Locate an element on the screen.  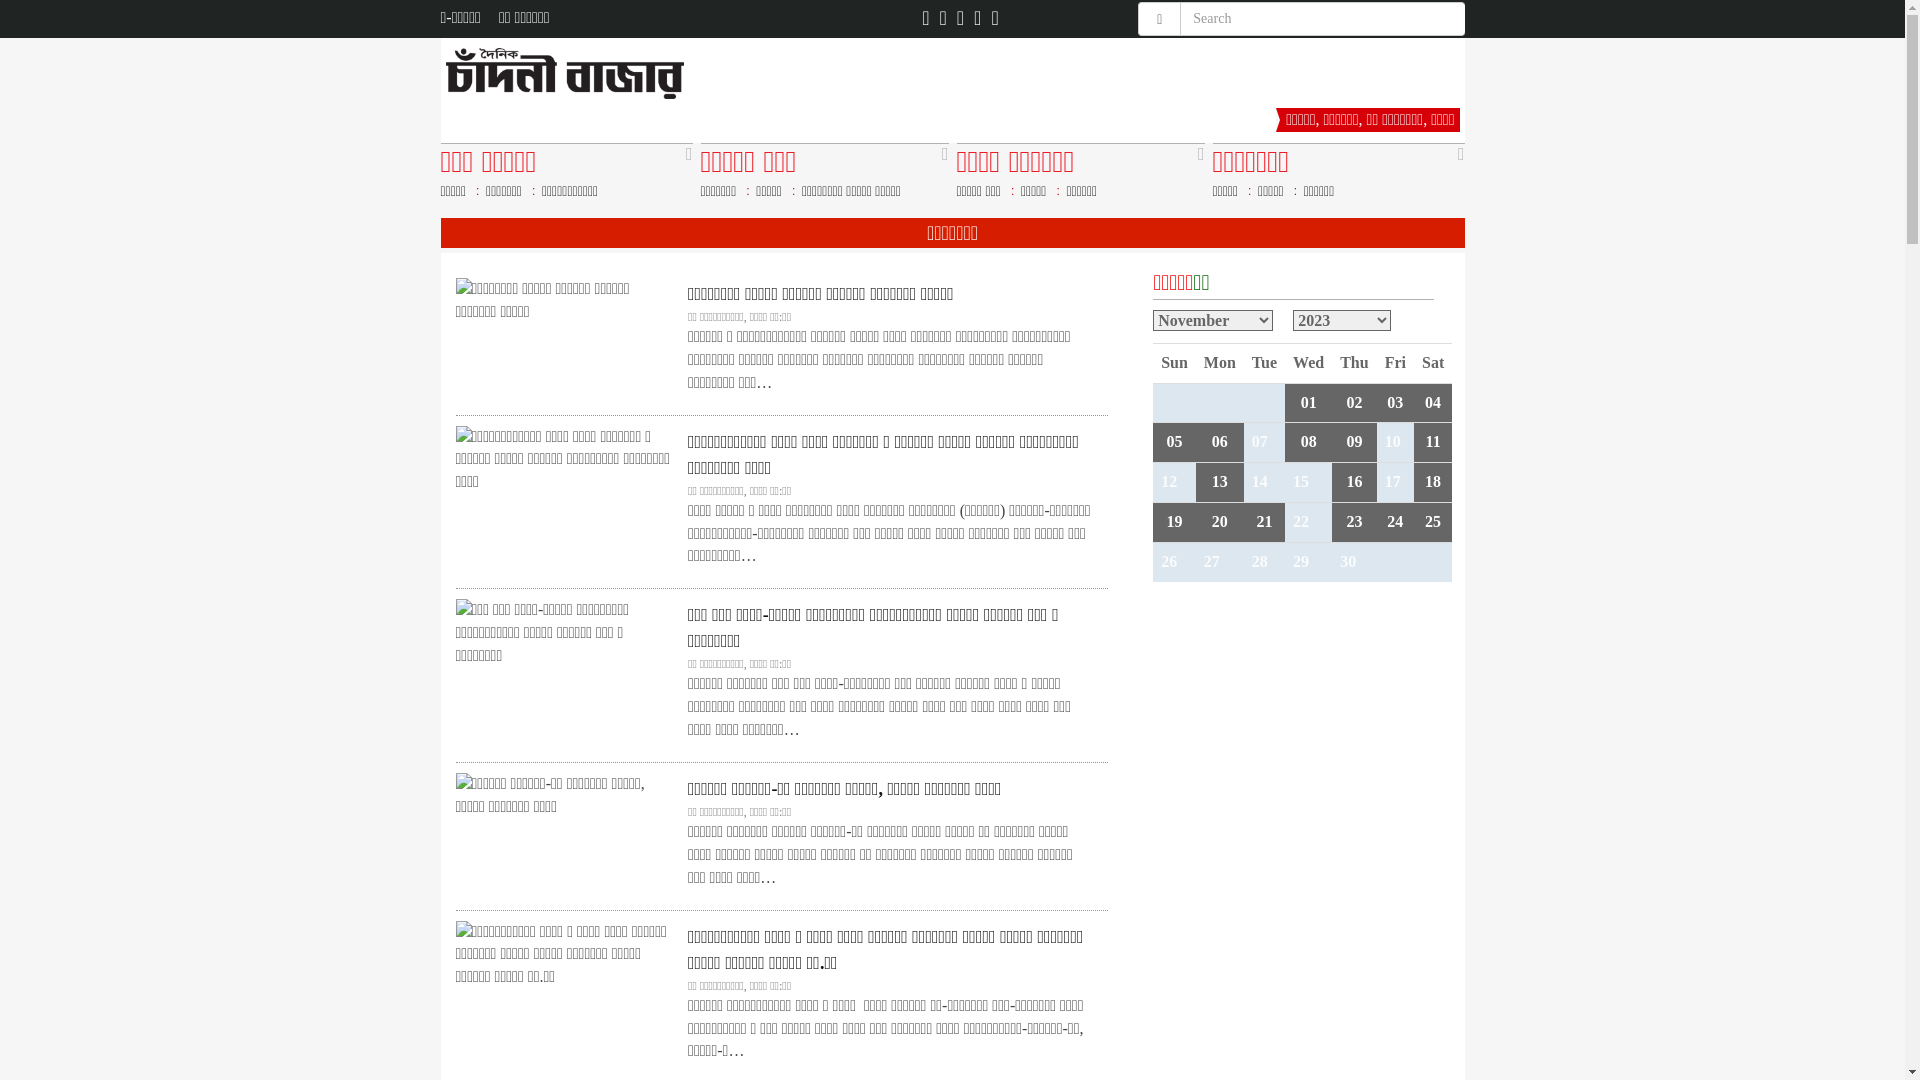
'23' is located at coordinates (1353, 520).